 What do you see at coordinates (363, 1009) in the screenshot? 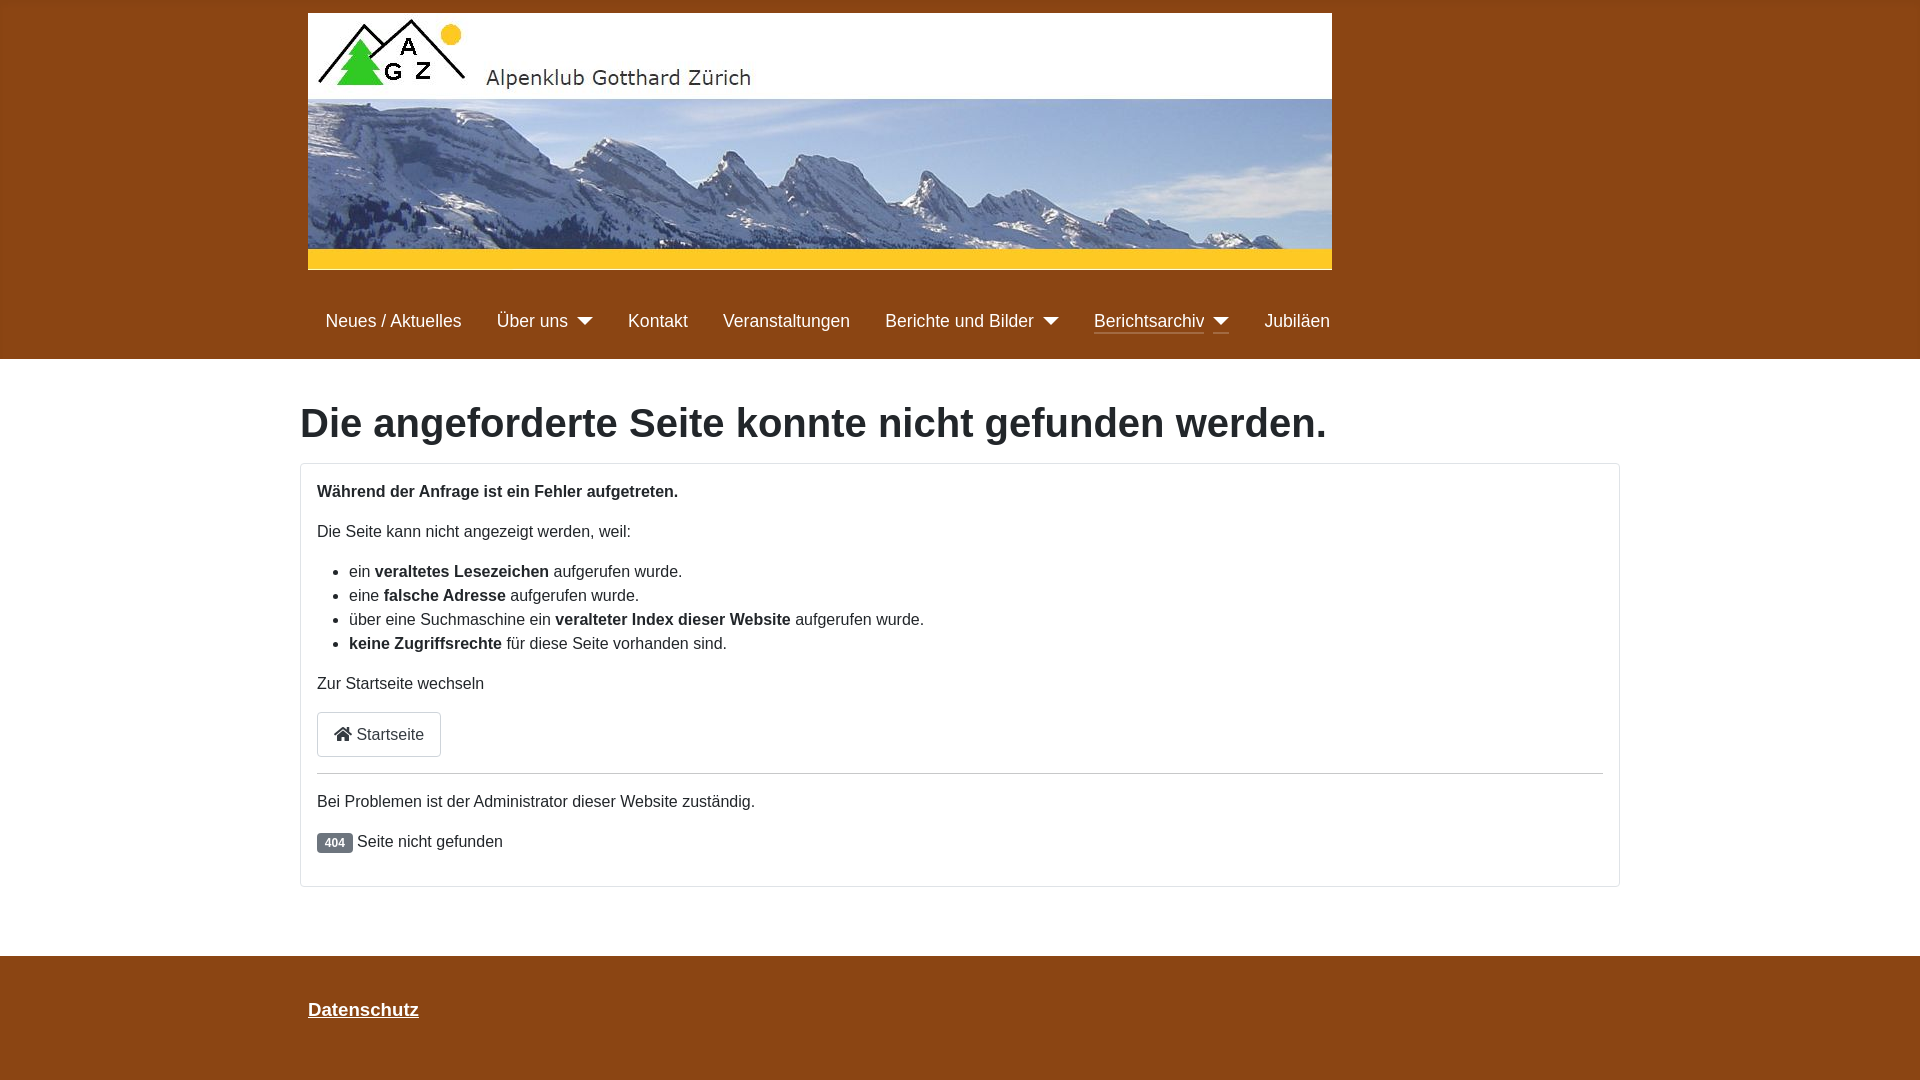
I see `'Datenschutz'` at bounding box center [363, 1009].